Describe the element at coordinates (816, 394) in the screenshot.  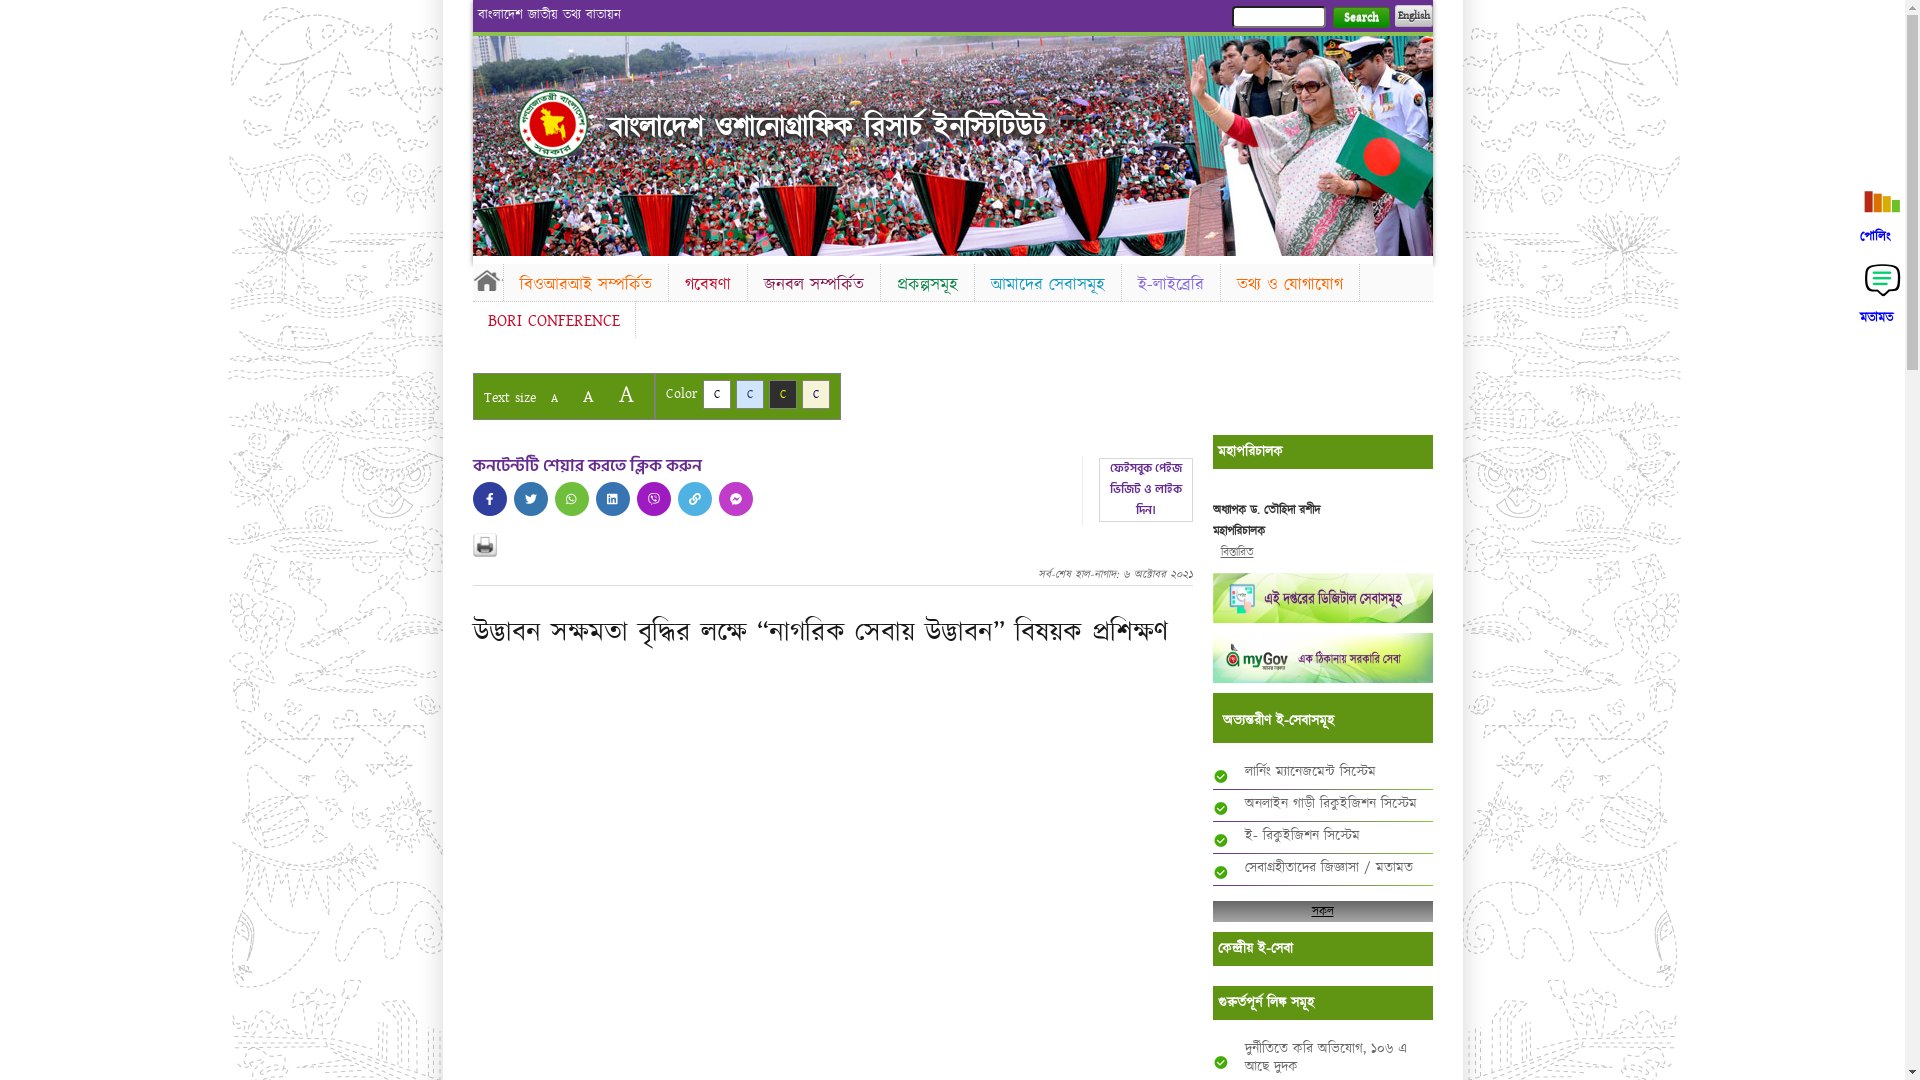
I see `'C'` at that location.